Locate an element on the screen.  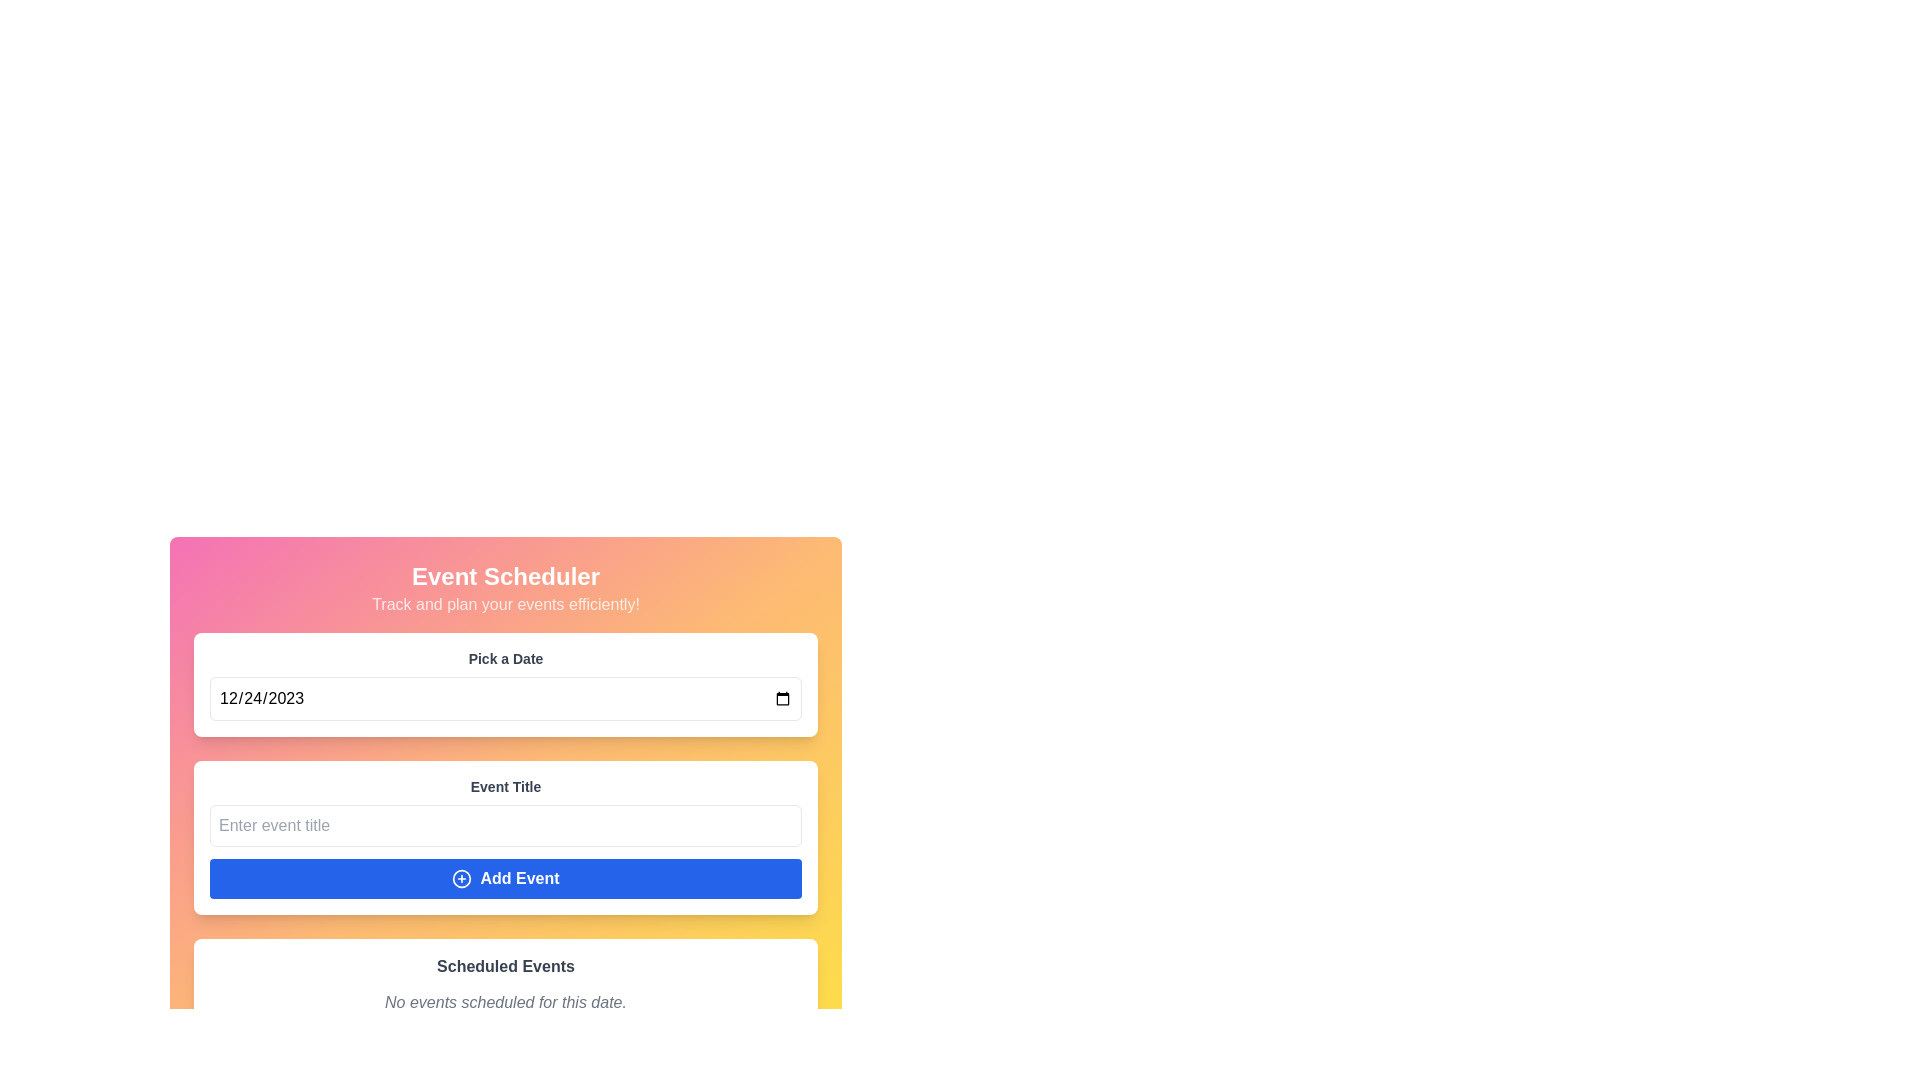
the input field labeled 'Event Title' to begin typing is located at coordinates (505, 837).